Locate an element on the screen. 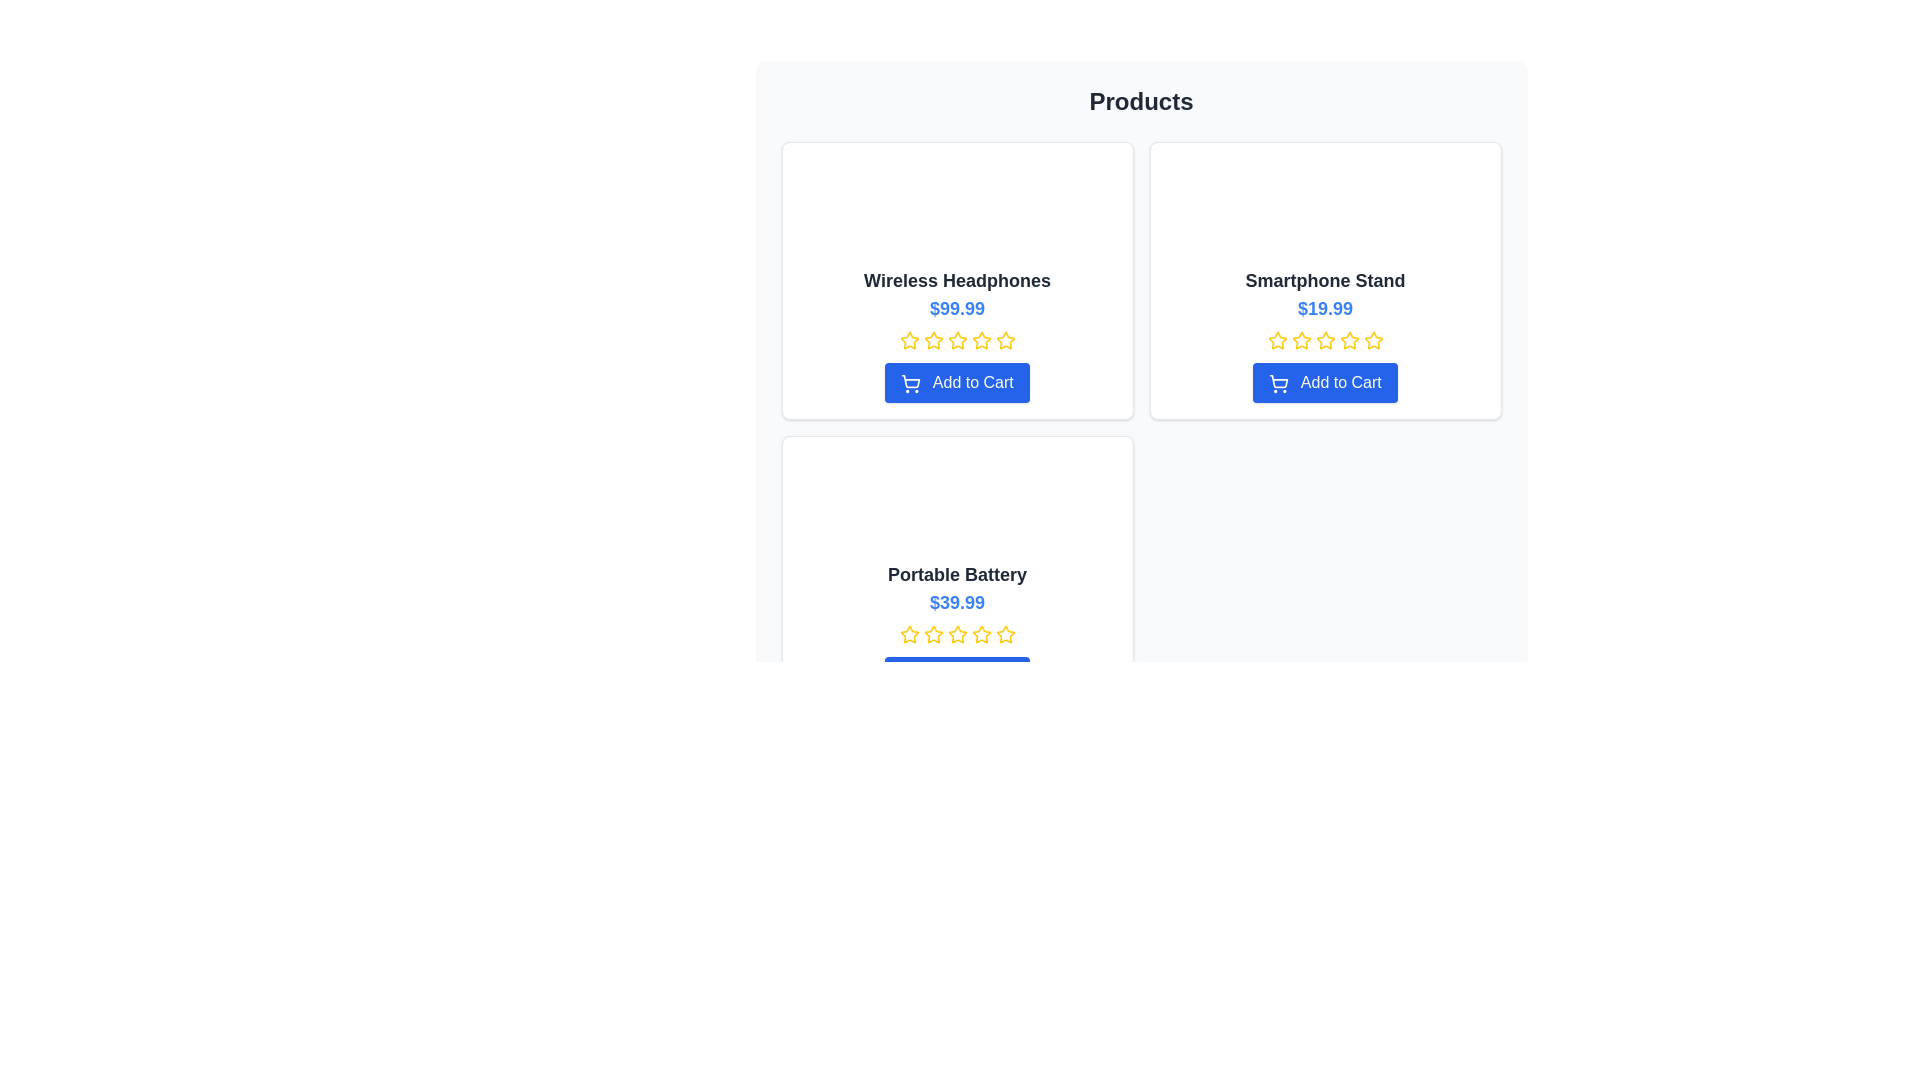  the yellow five-pointed star icon that represents the second rating level for the 'Smartphone Stand' product is located at coordinates (1301, 339).